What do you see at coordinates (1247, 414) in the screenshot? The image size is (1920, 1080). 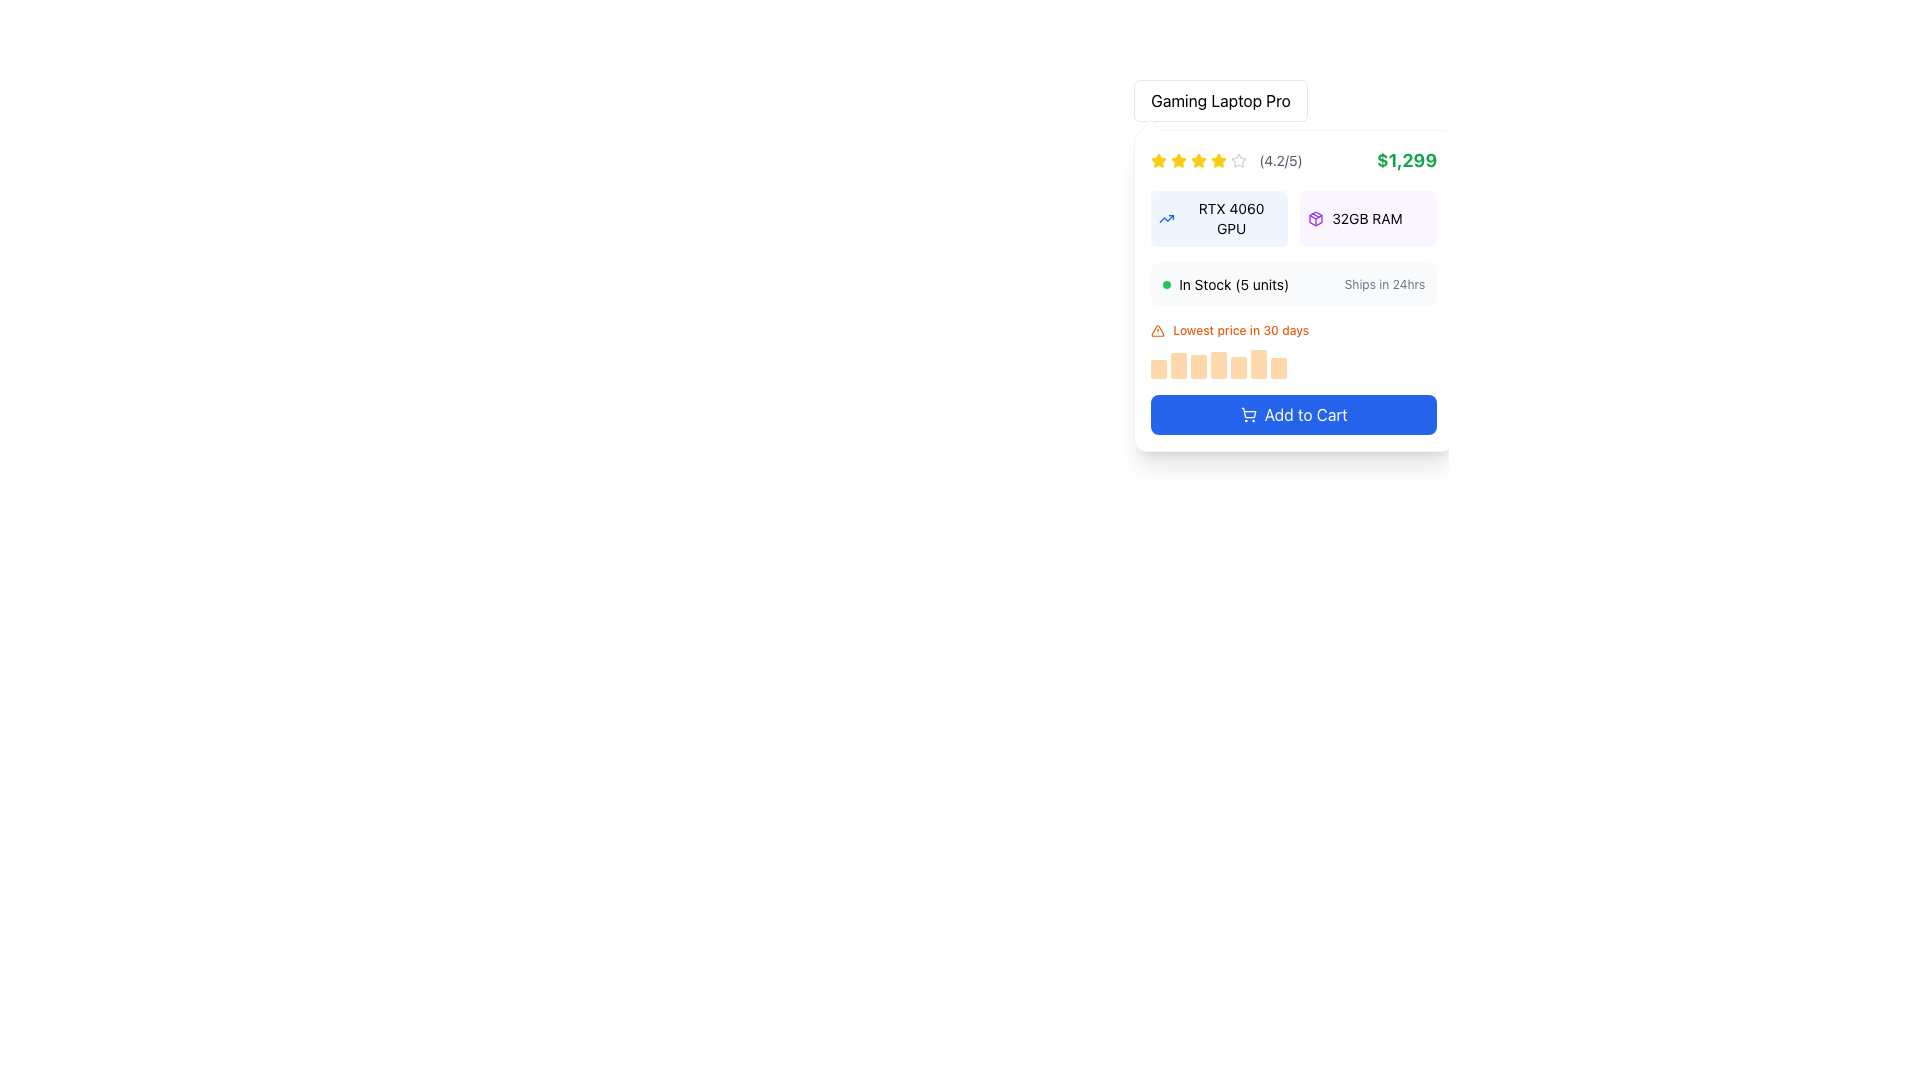 I see `the 'Add to Cart' button icon, which is visually reinforcing the button's function to add the product to the shopping cart, located in the lower right panel of the product details section` at bounding box center [1247, 414].